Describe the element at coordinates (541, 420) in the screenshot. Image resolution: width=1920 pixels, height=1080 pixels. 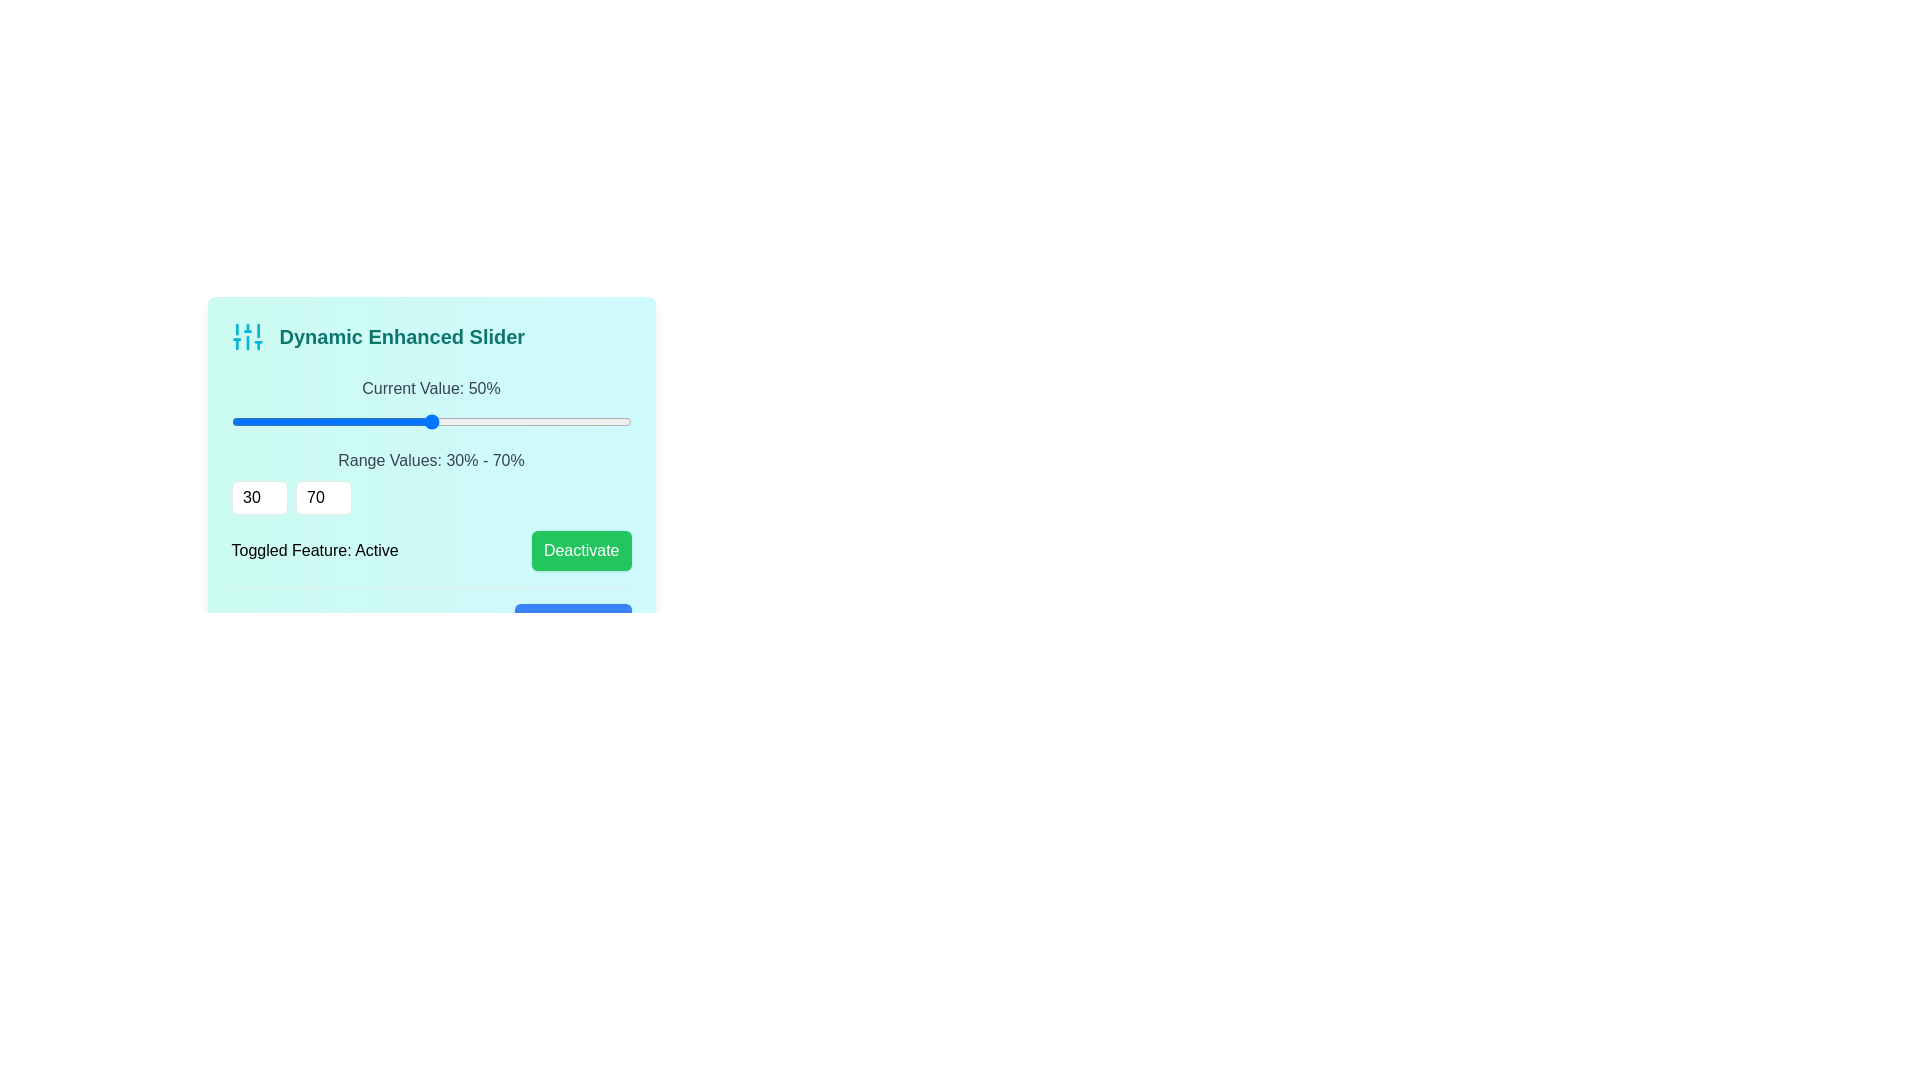
I see `the slider` at that location.